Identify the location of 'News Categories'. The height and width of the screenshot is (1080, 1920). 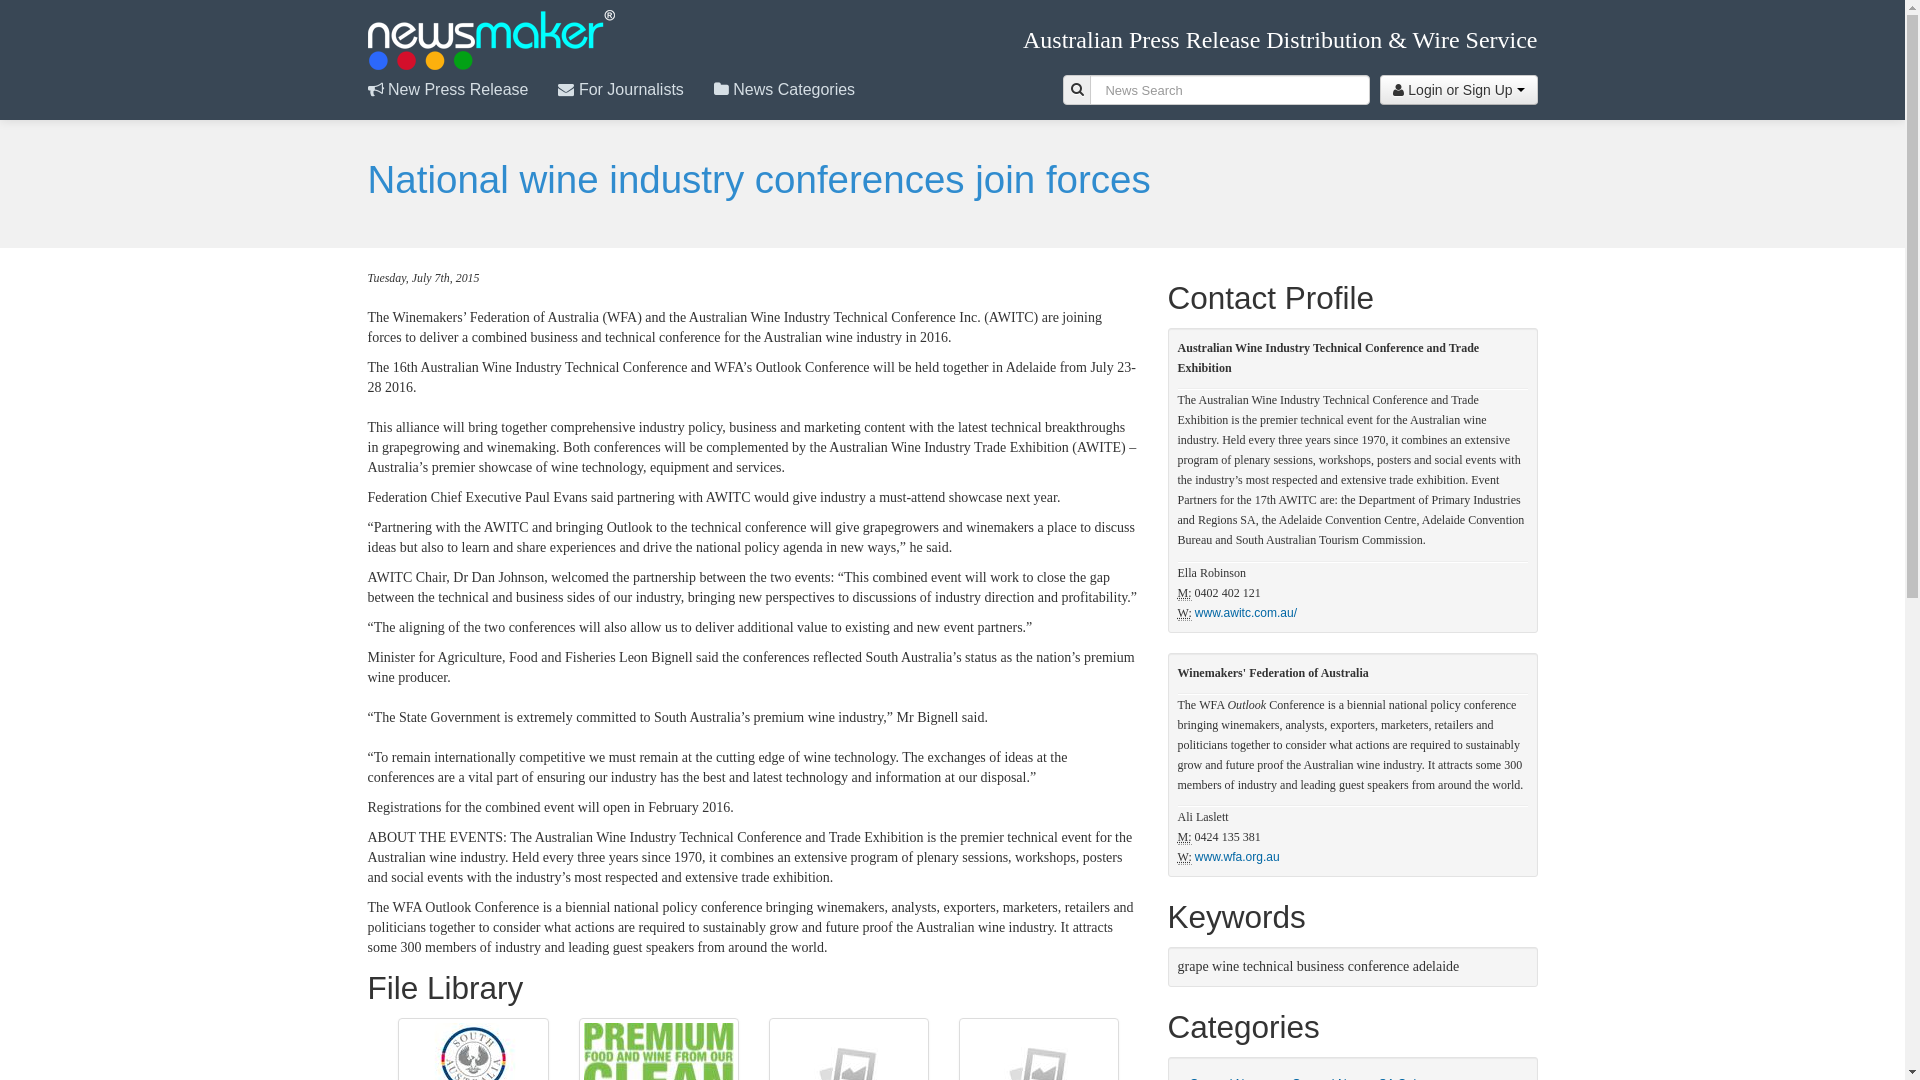
(798, 88).